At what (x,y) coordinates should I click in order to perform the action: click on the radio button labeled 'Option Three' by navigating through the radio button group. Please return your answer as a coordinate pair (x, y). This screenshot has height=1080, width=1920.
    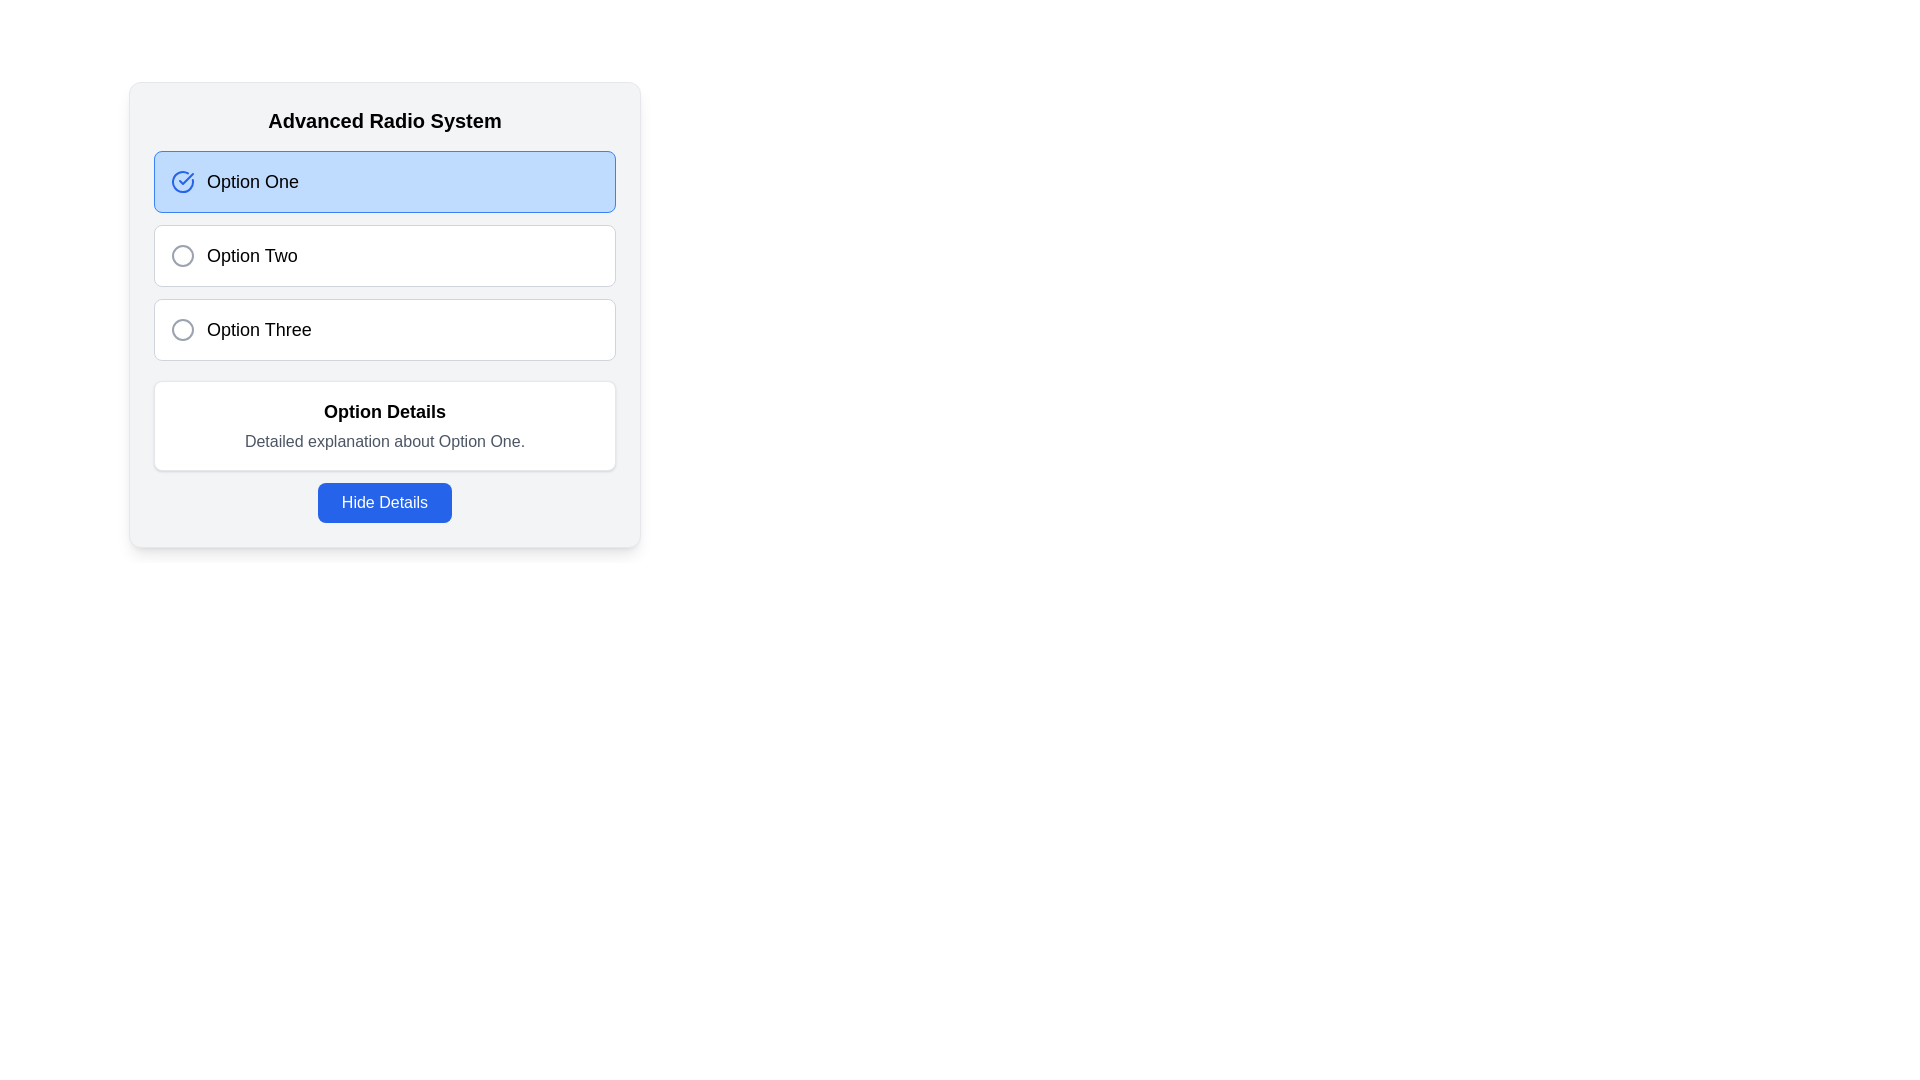
    Looking at the image, I should click on (384, 329).